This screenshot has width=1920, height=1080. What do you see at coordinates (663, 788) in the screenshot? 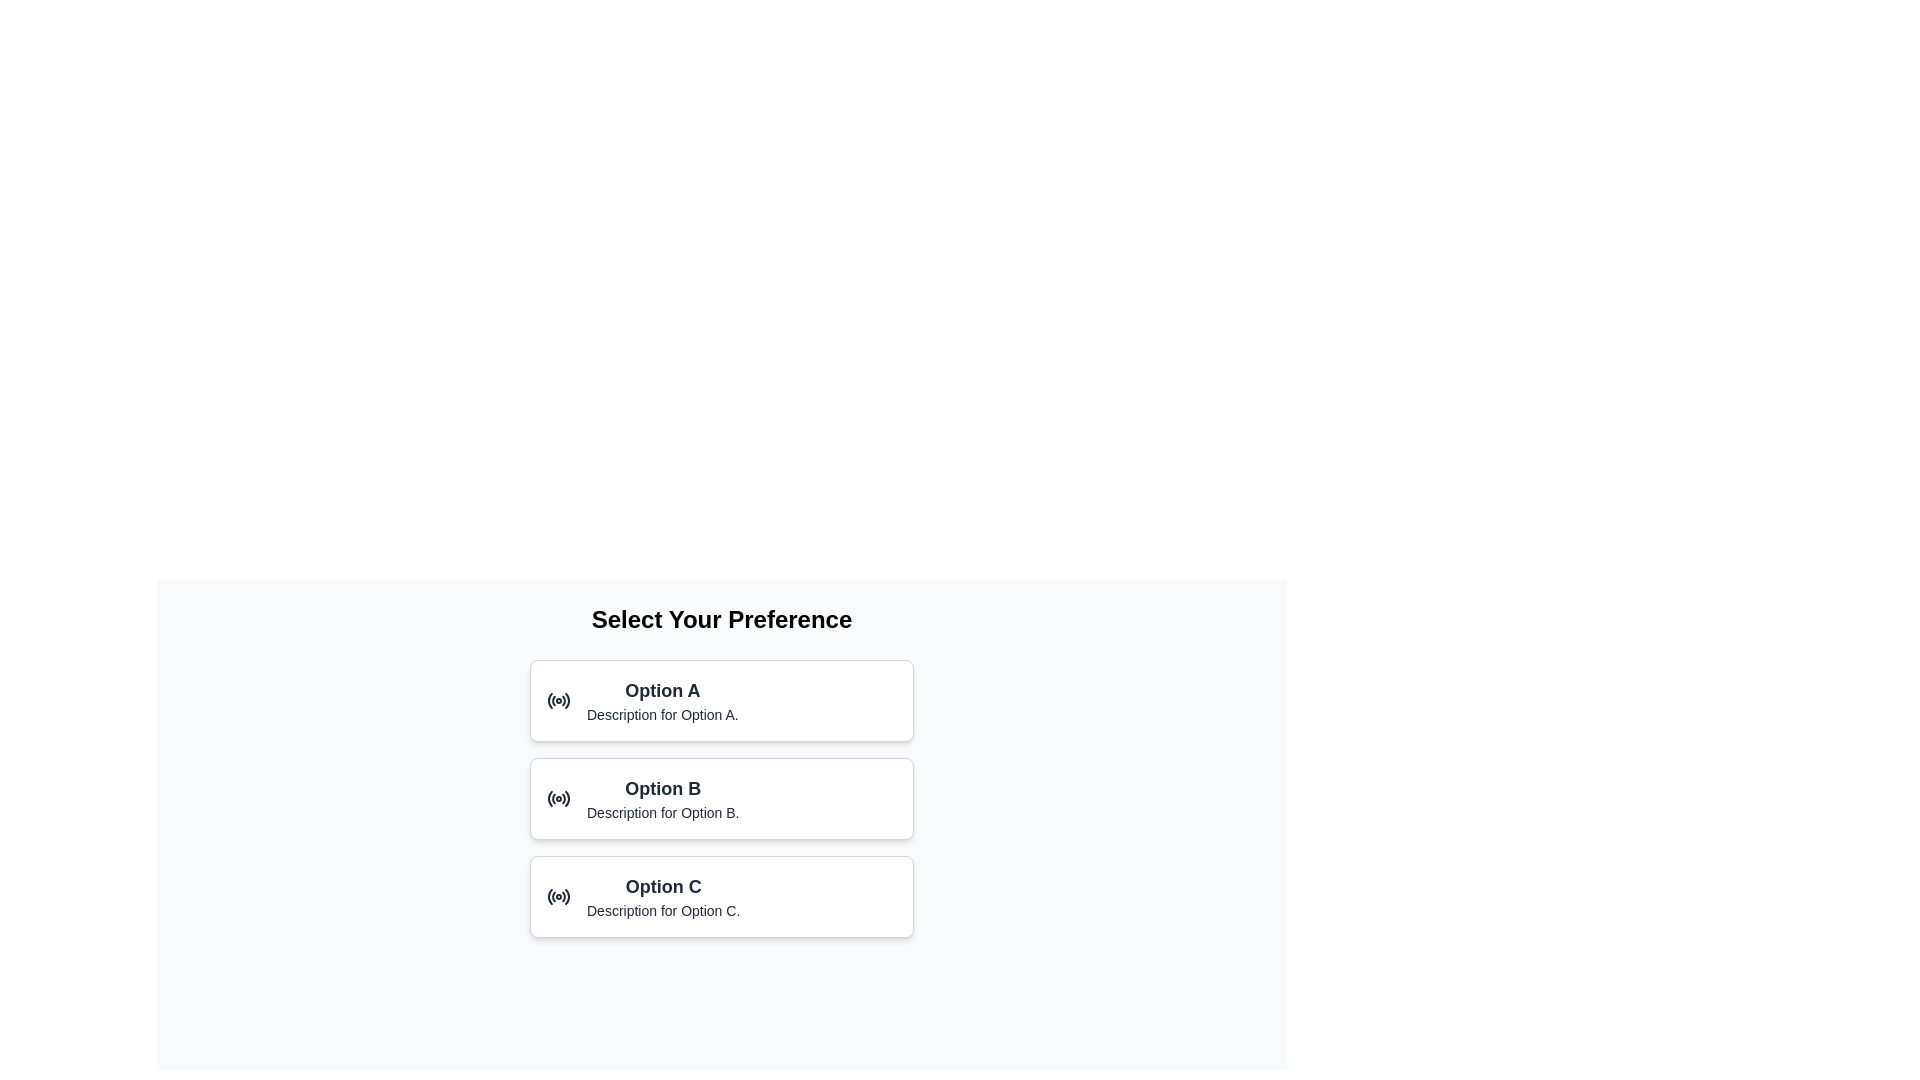
I see `the 'Option B' text label, which is styled in bold and larger font, located in the middle of the vertically stacked list of options, directly below 'Option A' and above 'Option C'` at bounding box center [663, 788].